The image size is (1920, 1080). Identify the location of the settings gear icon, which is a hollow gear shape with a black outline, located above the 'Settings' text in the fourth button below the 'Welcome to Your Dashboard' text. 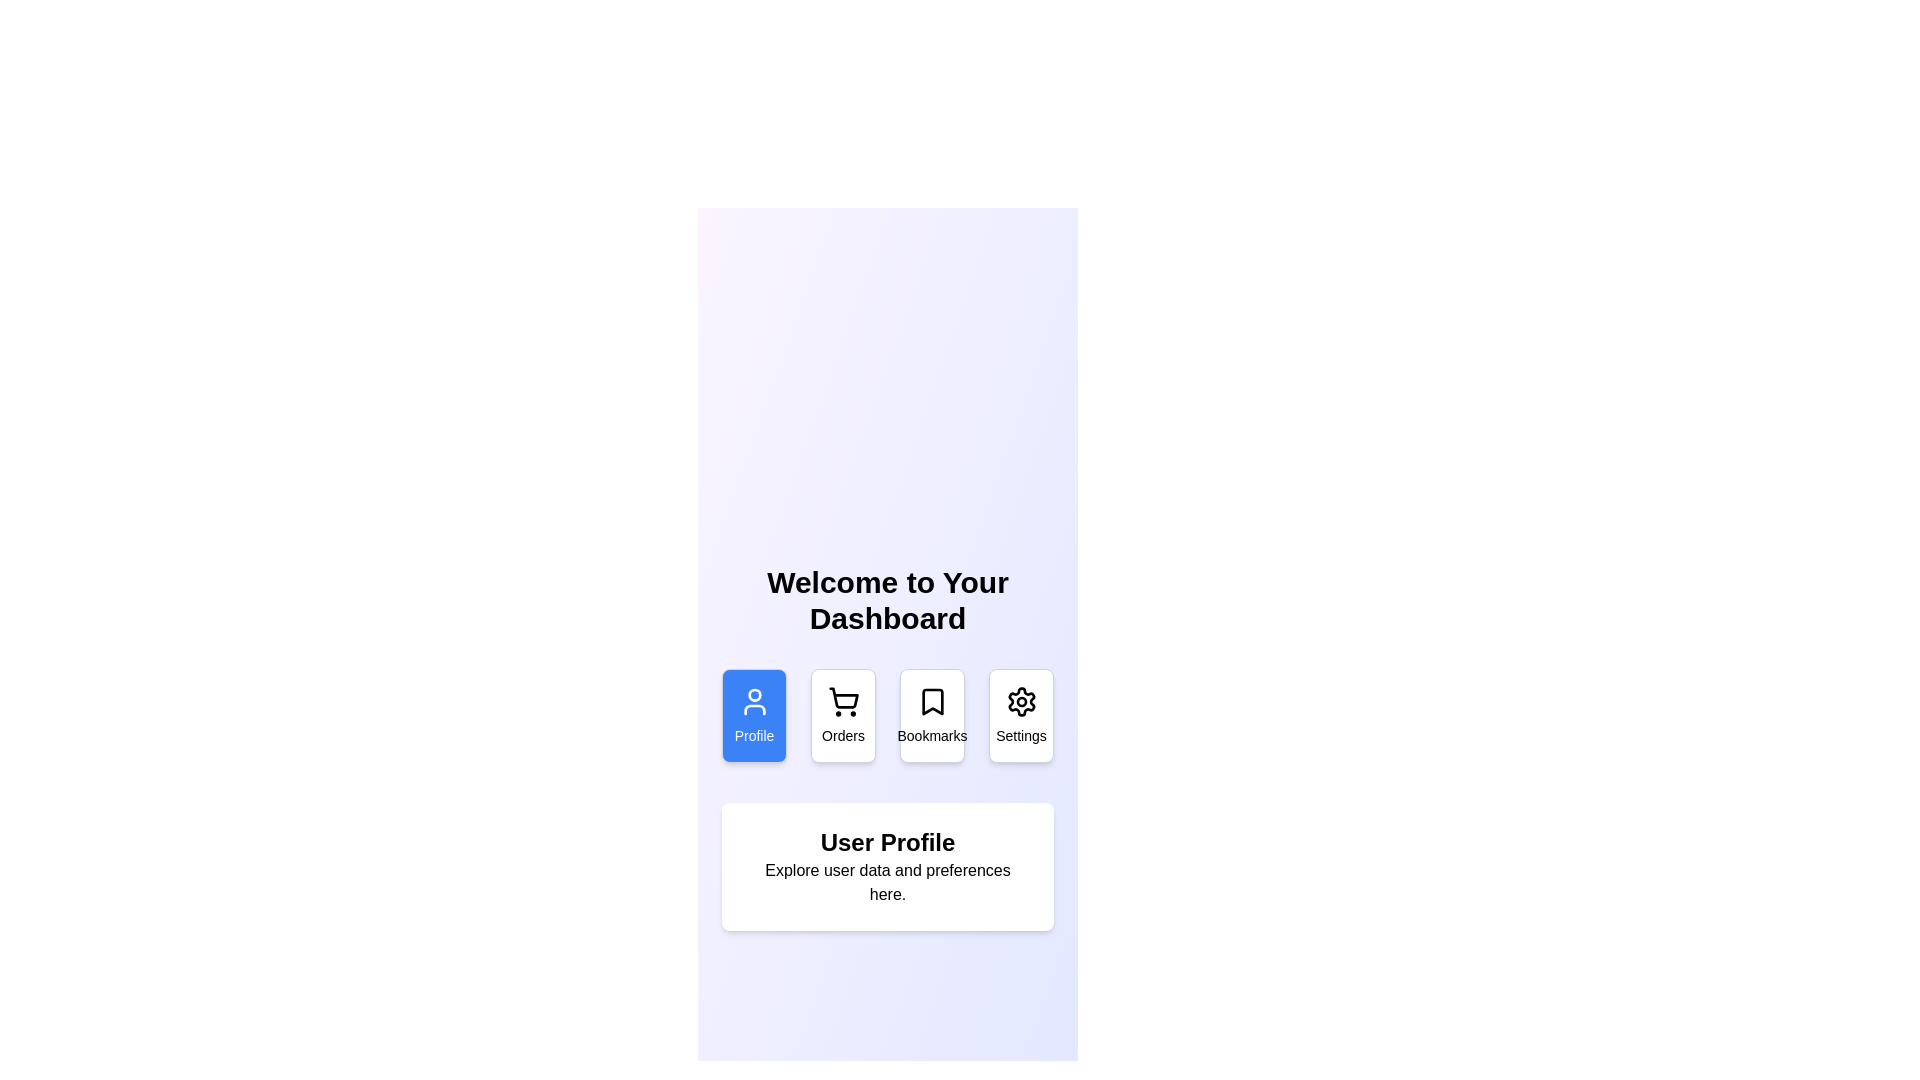
(1021, 701).